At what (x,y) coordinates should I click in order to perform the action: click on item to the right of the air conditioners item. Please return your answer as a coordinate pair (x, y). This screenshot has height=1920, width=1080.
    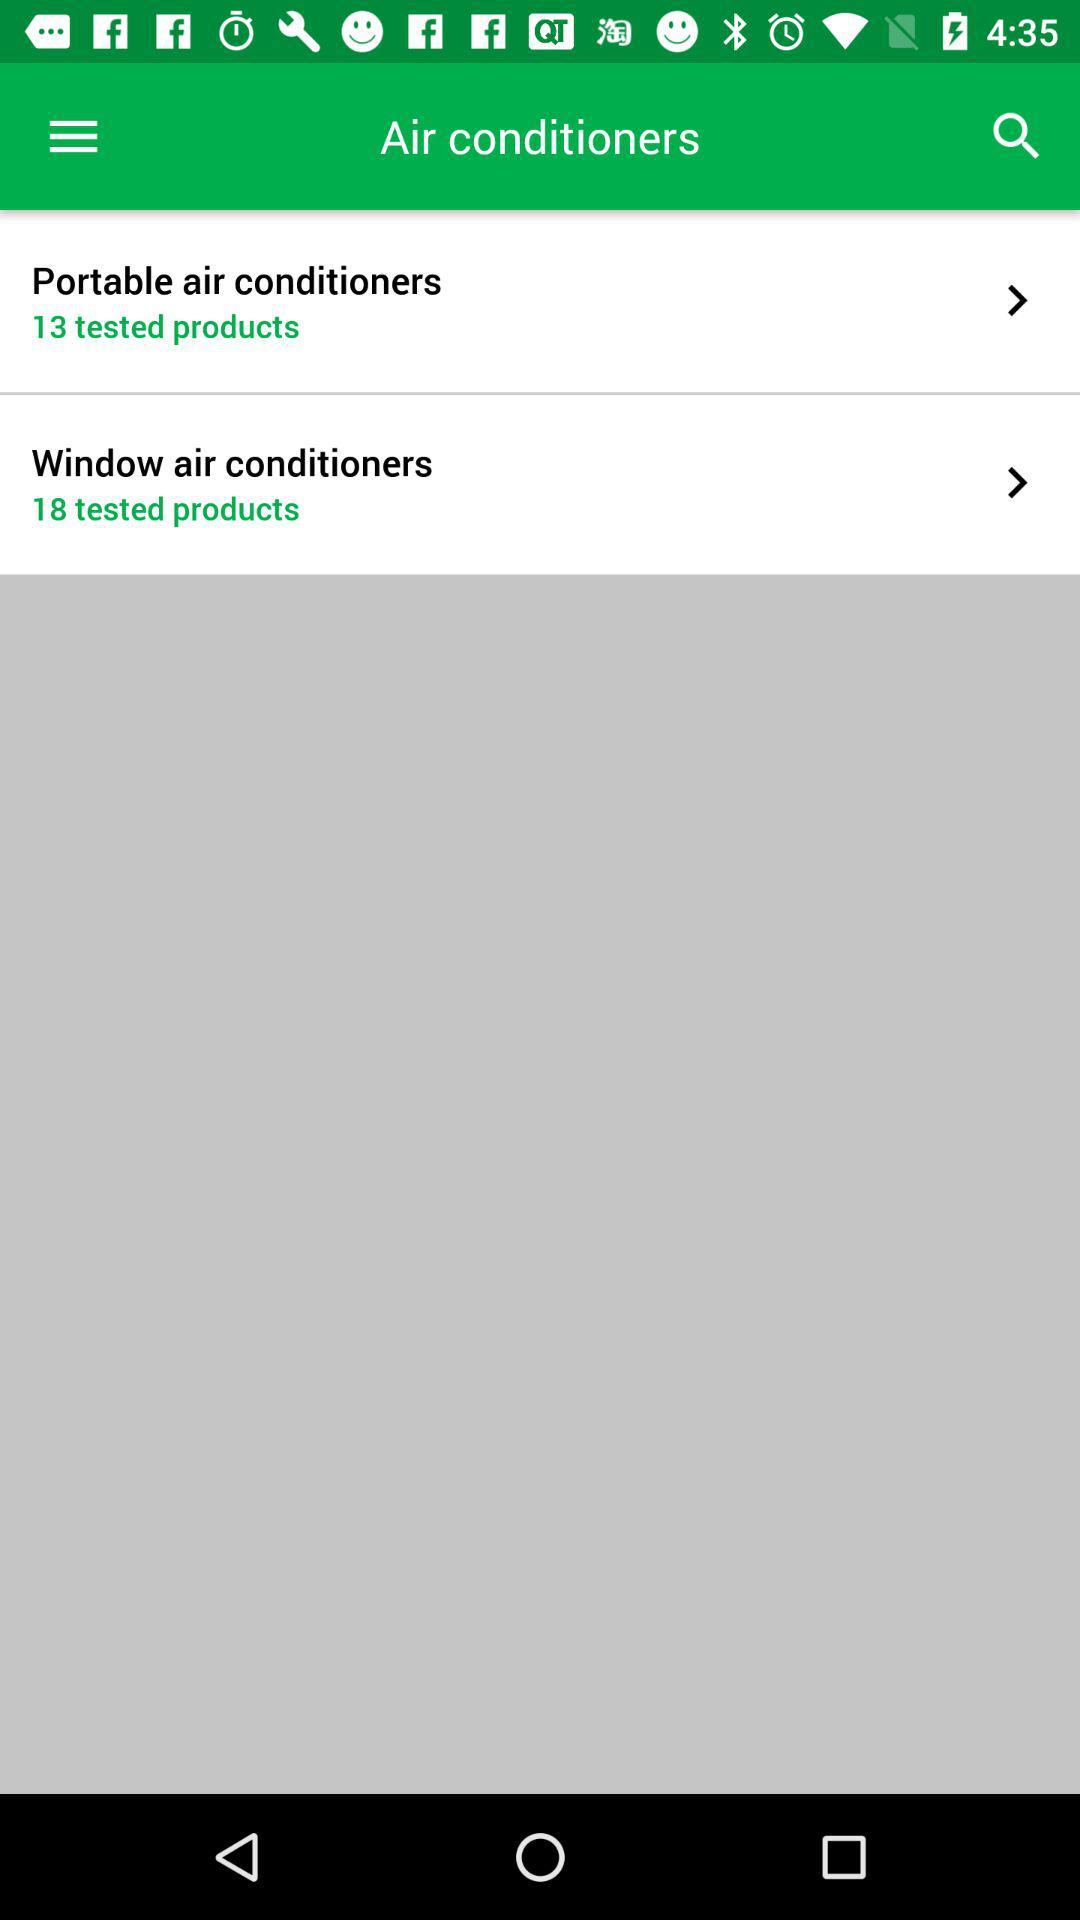
    Looking at the image, I should click on (1017, 135).